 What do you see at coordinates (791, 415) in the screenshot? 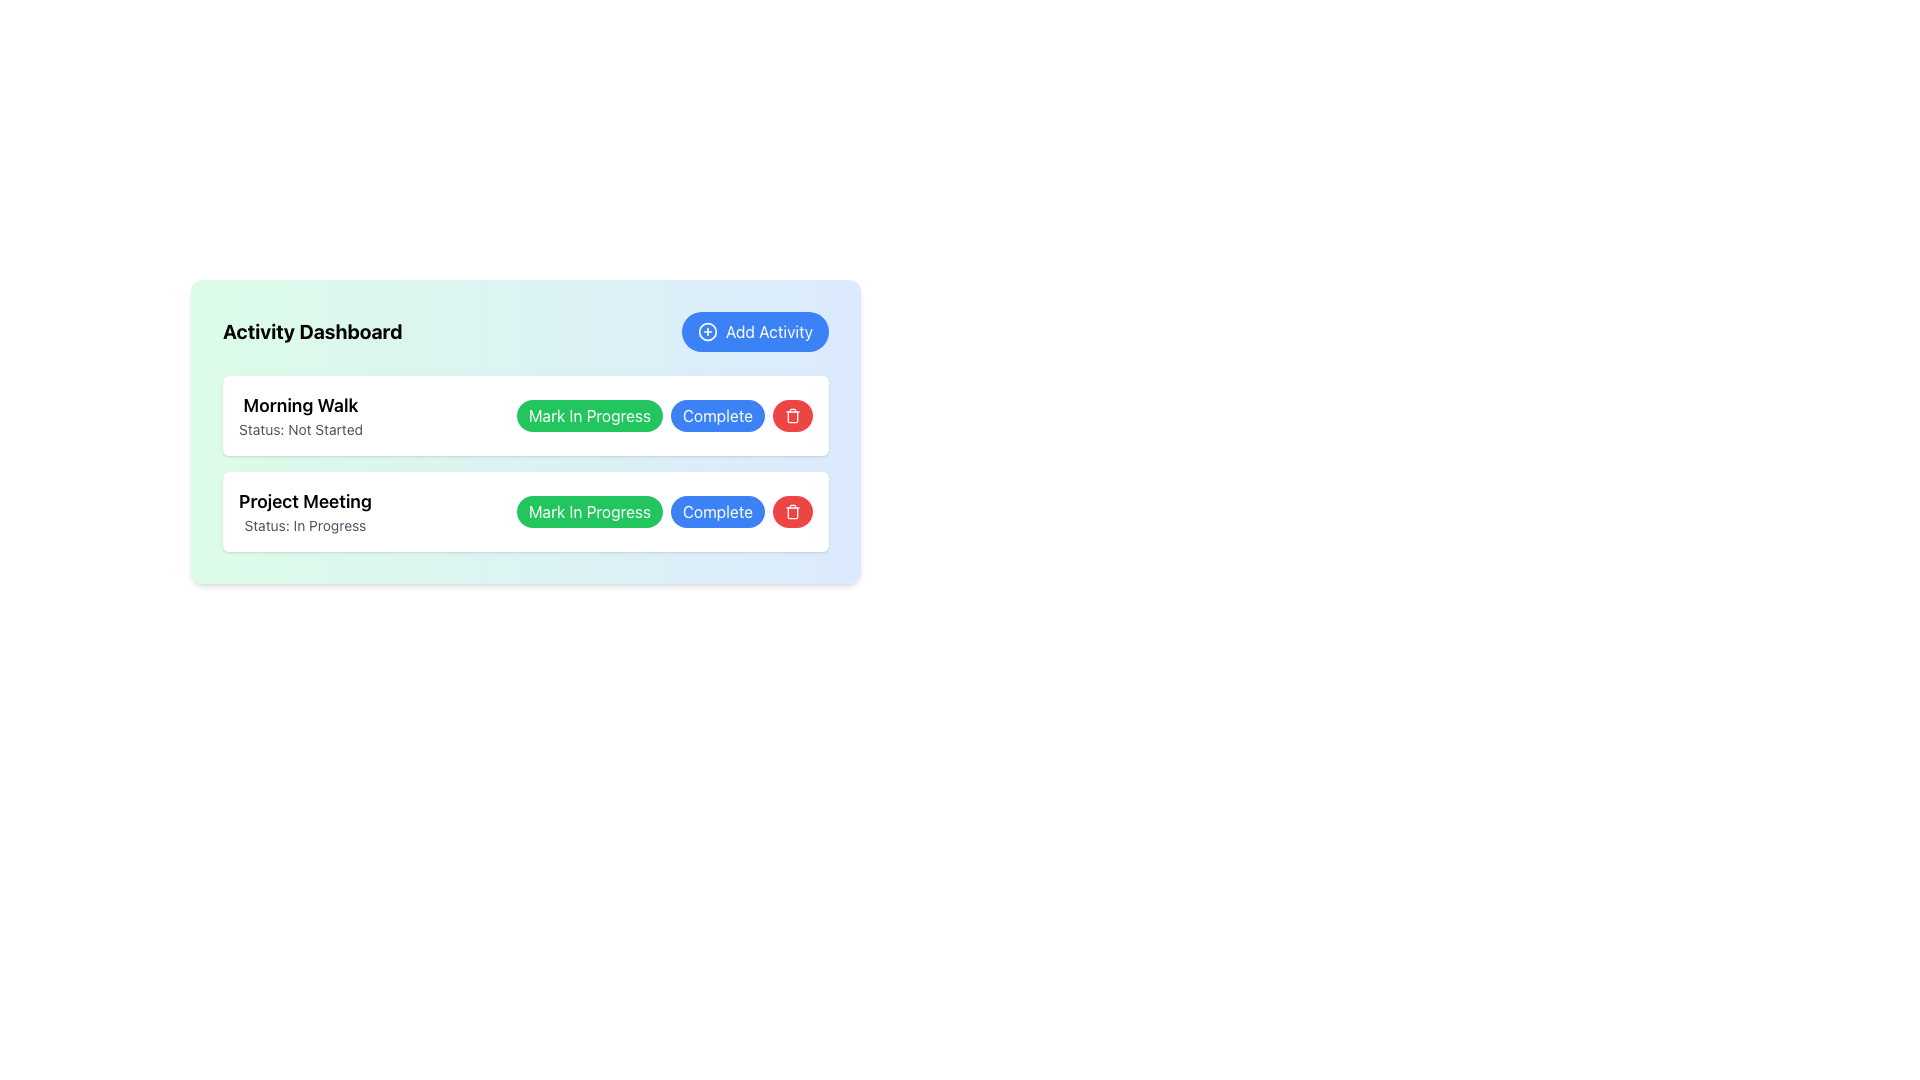
I see `the red circular button with a white trash can icon` at bounding box center [791, 415].